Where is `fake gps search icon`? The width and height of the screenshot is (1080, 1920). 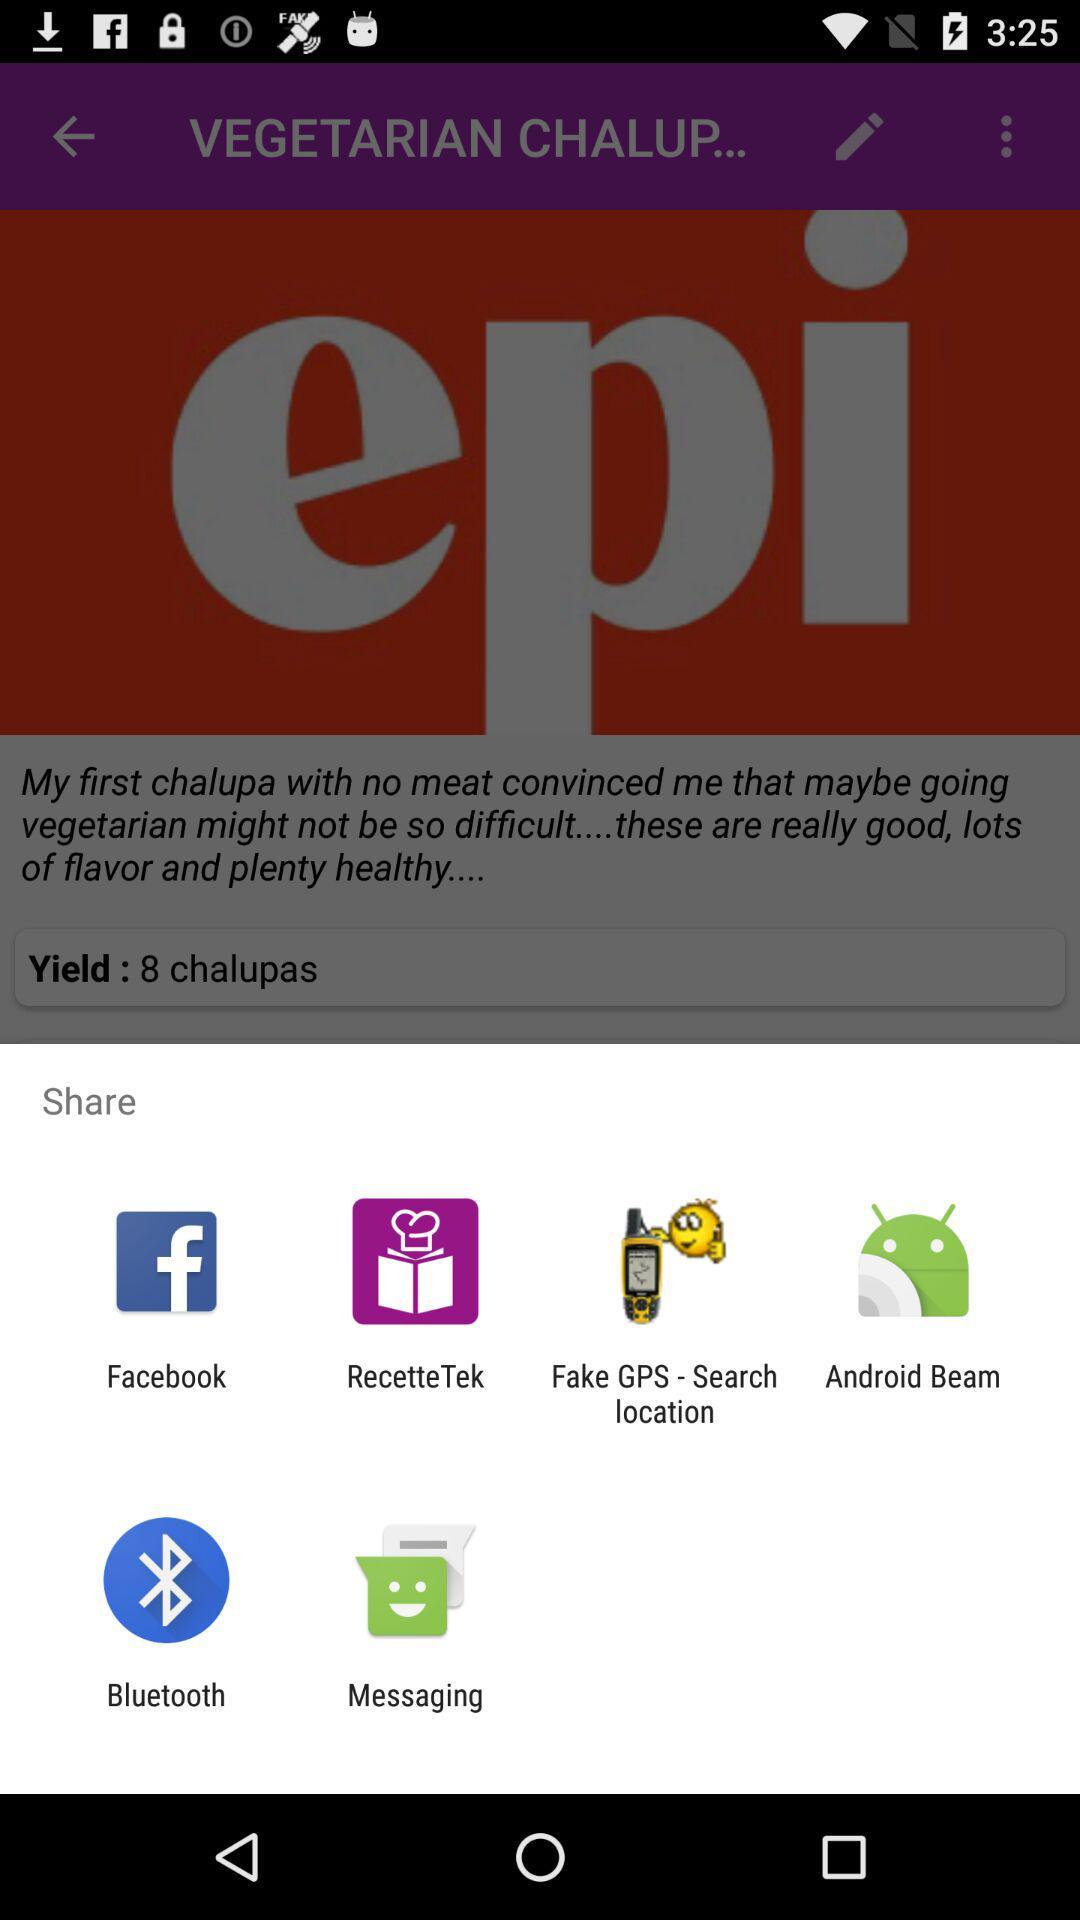
fake gps search icon is located at coordinates (664, 1392).